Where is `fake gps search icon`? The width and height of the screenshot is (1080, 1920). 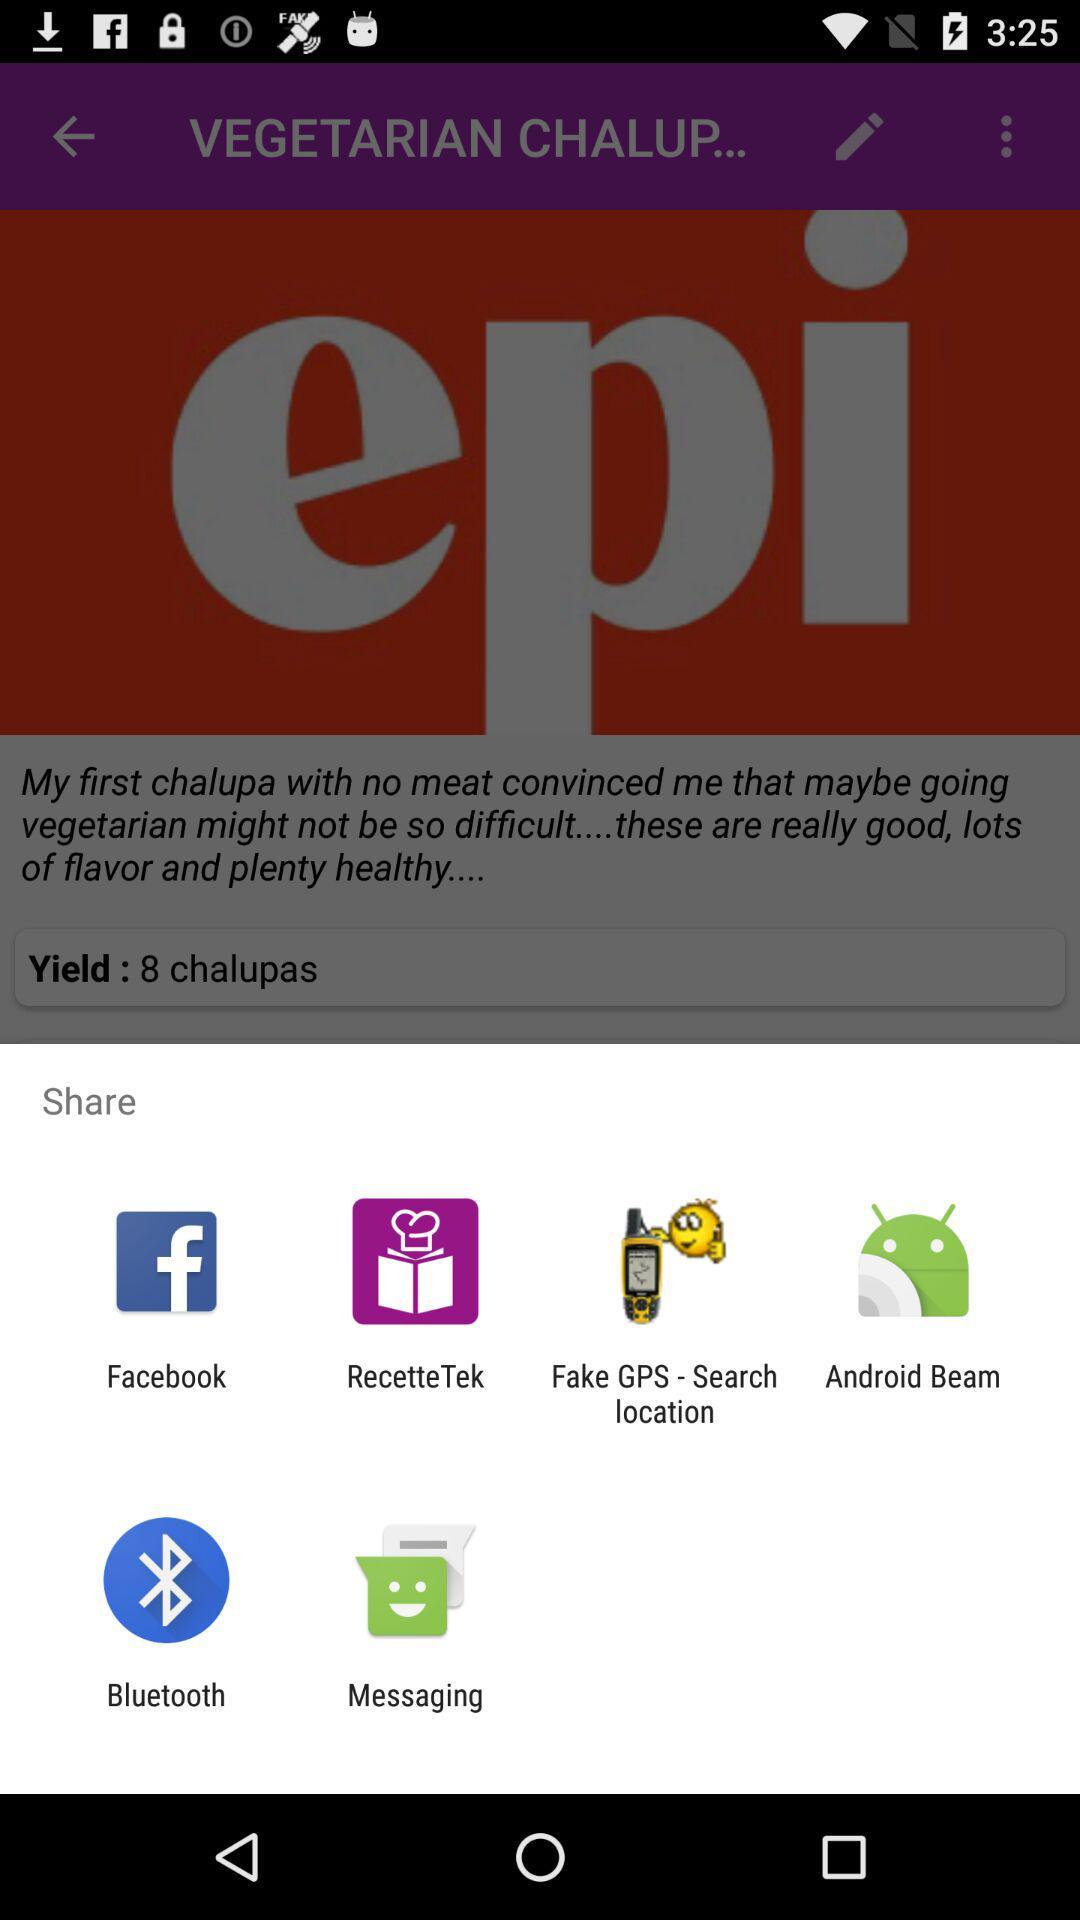
fake gps search icon is located at coordinates (664, 1392).